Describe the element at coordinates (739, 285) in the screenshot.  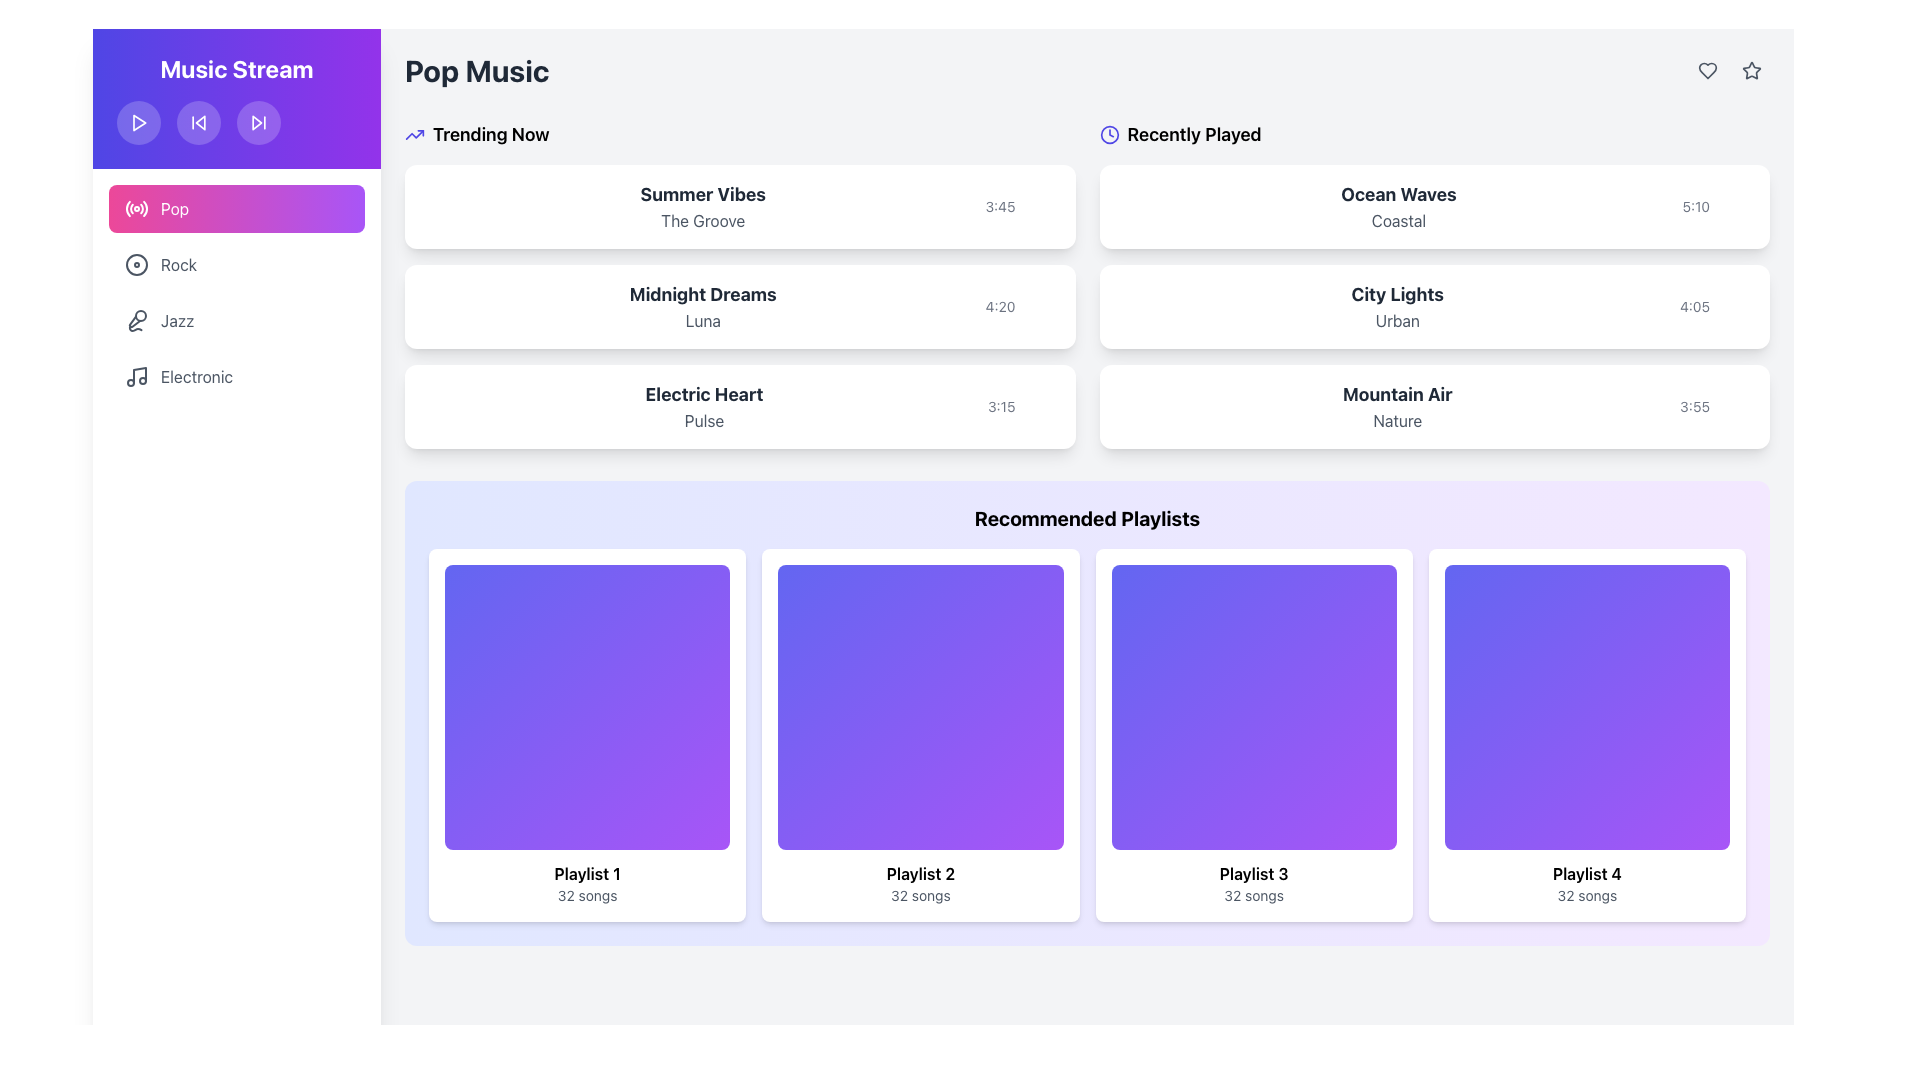
I see `on the second audio track card in the 'Trending Now' list` at that location.